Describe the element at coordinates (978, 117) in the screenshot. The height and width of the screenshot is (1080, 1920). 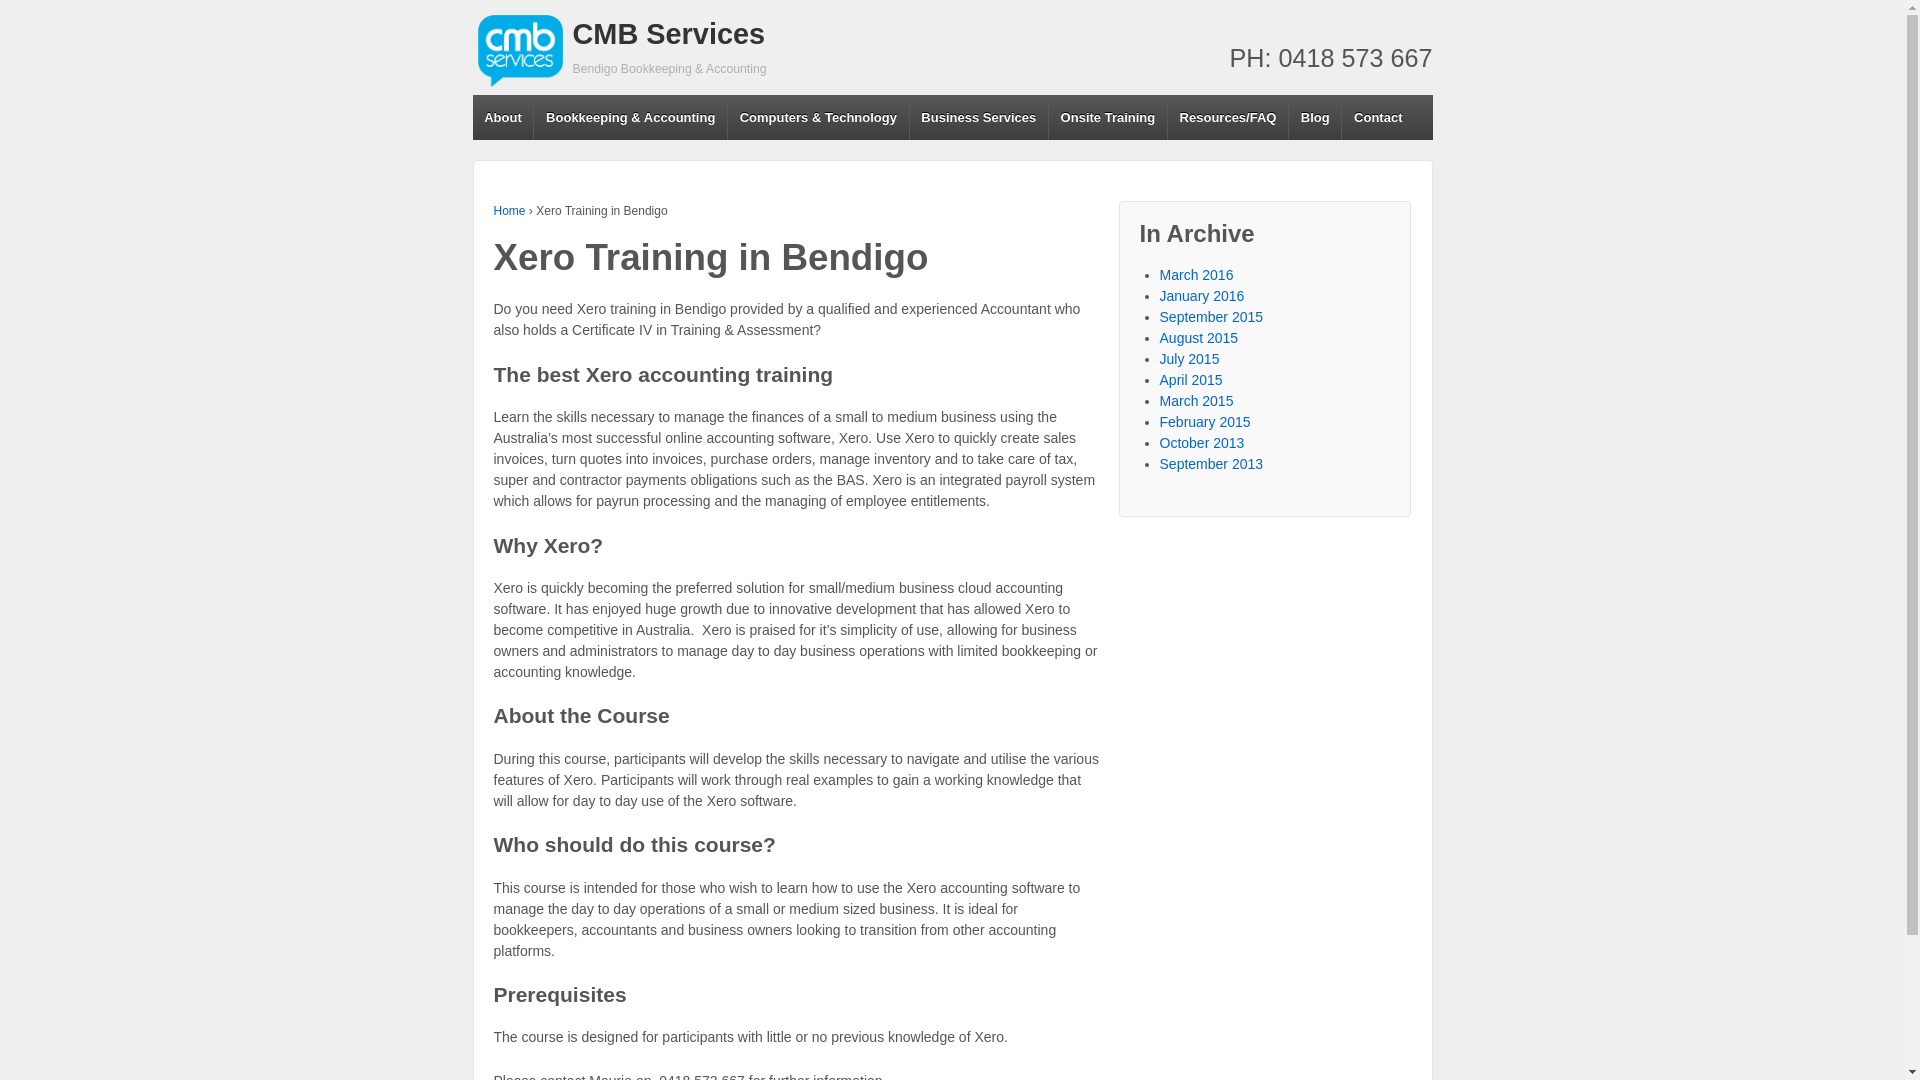
I see `'Business Services'` at that location.